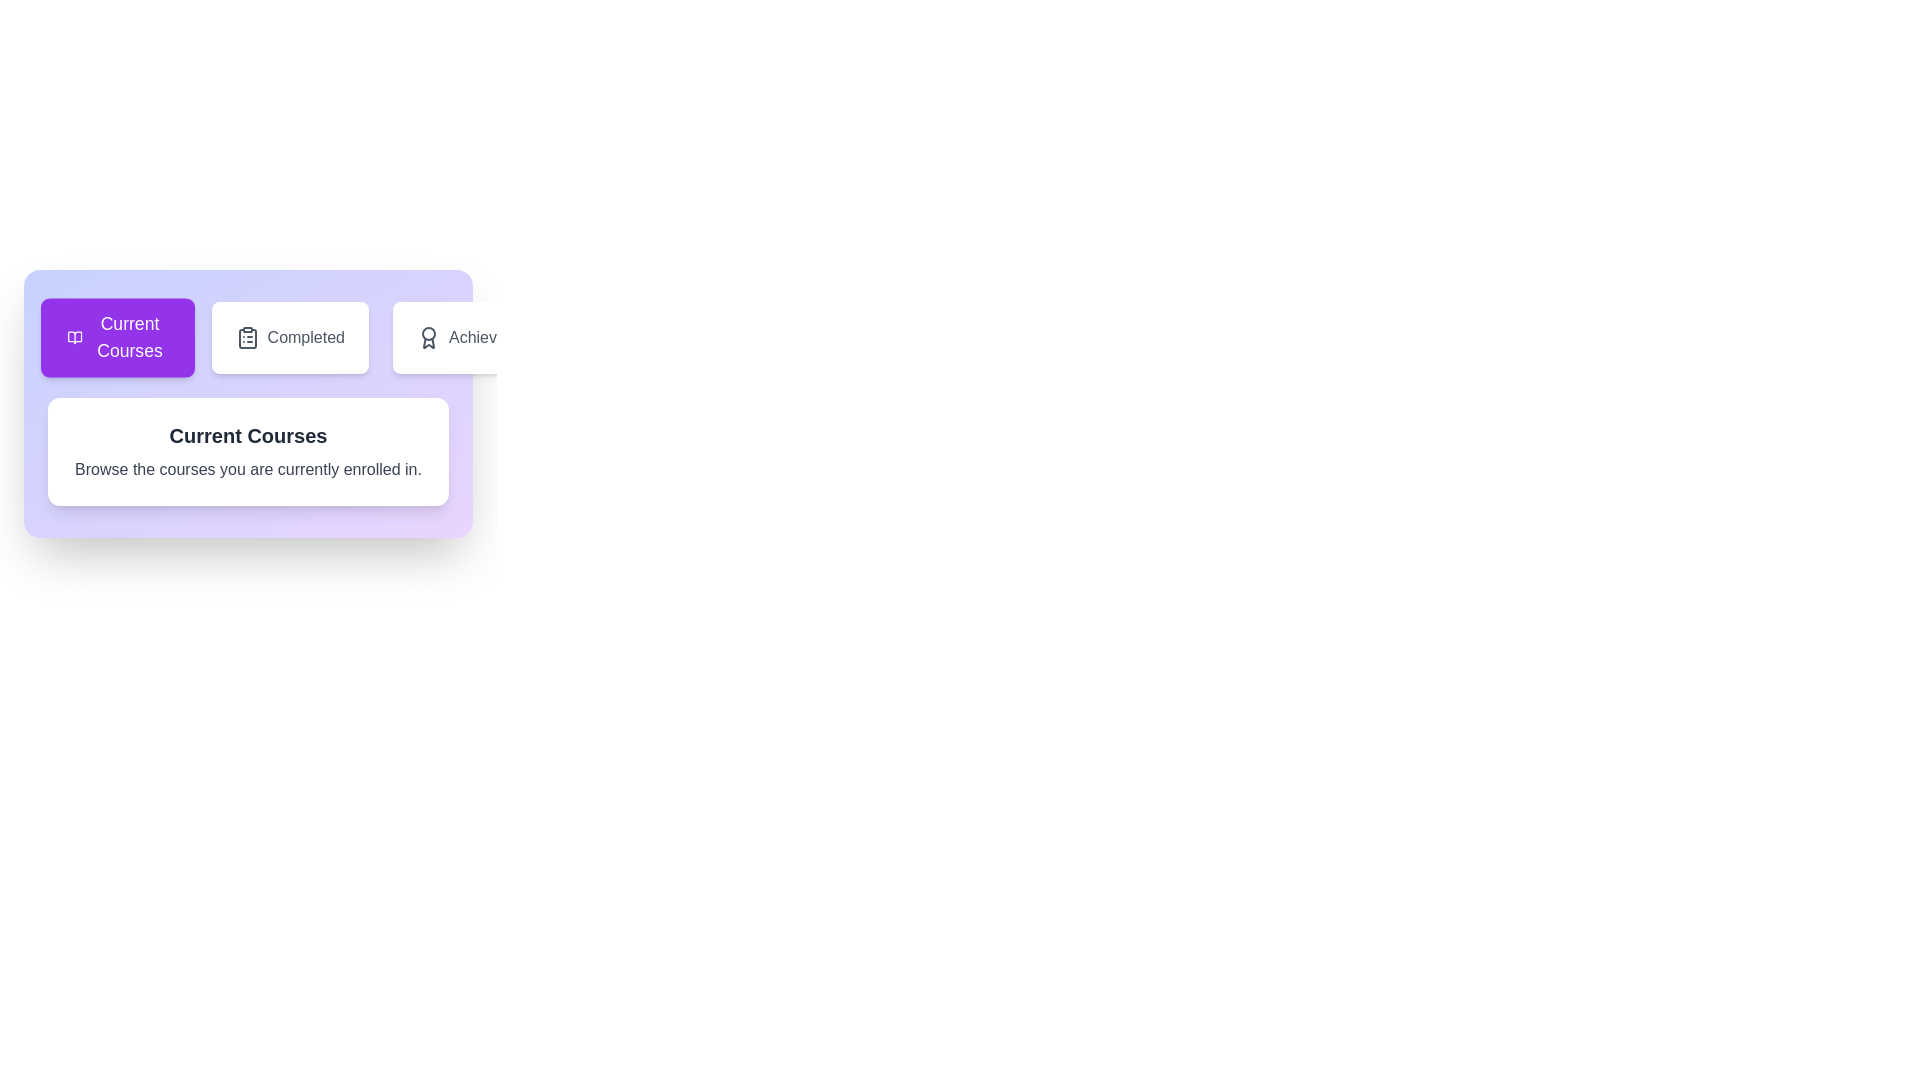 The height and width of the screenshot is (1080, 1920). What do you see at coordinates (247, 470) in the screenshot?
I see `the text 'Browse the courses you are currently enrolled in.'` at bounding box center [247, 470].